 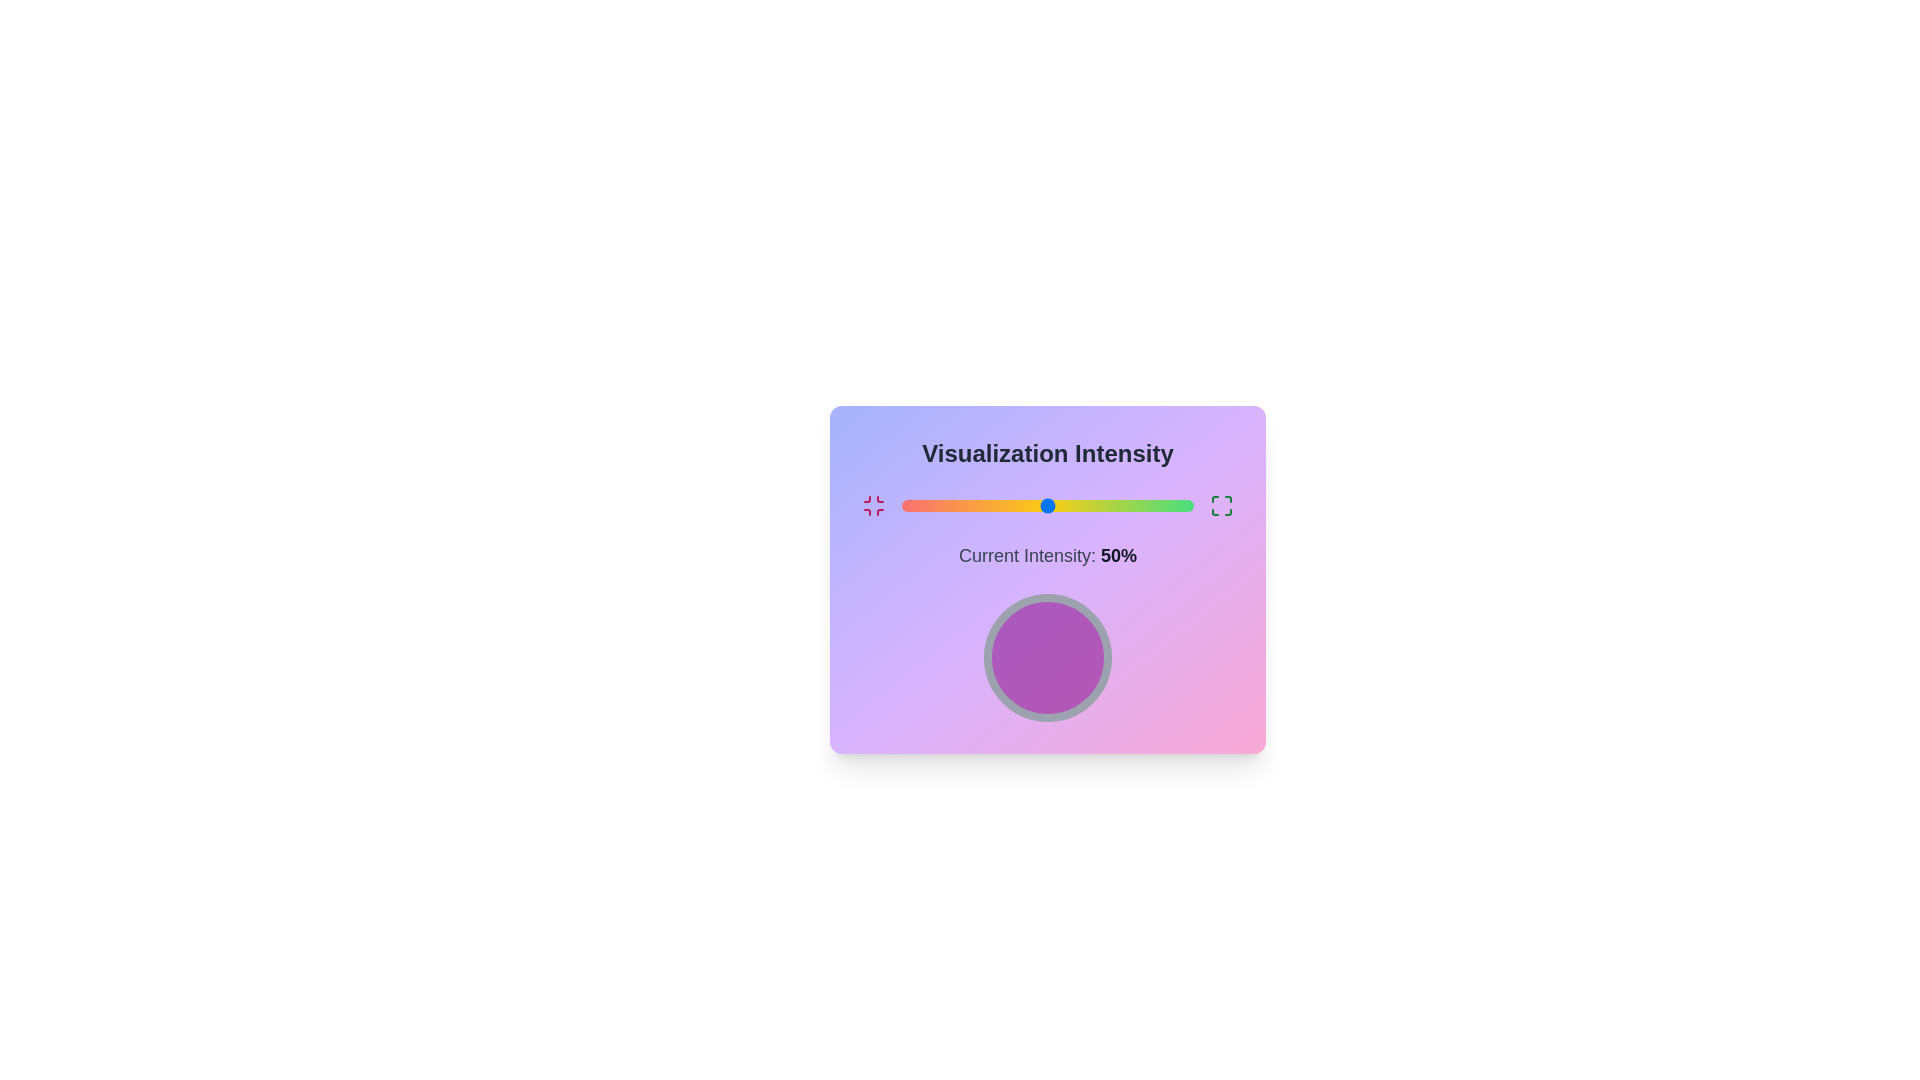 I want to click on the slider to set the intensity to 74%, so click(x=1117, y=504).